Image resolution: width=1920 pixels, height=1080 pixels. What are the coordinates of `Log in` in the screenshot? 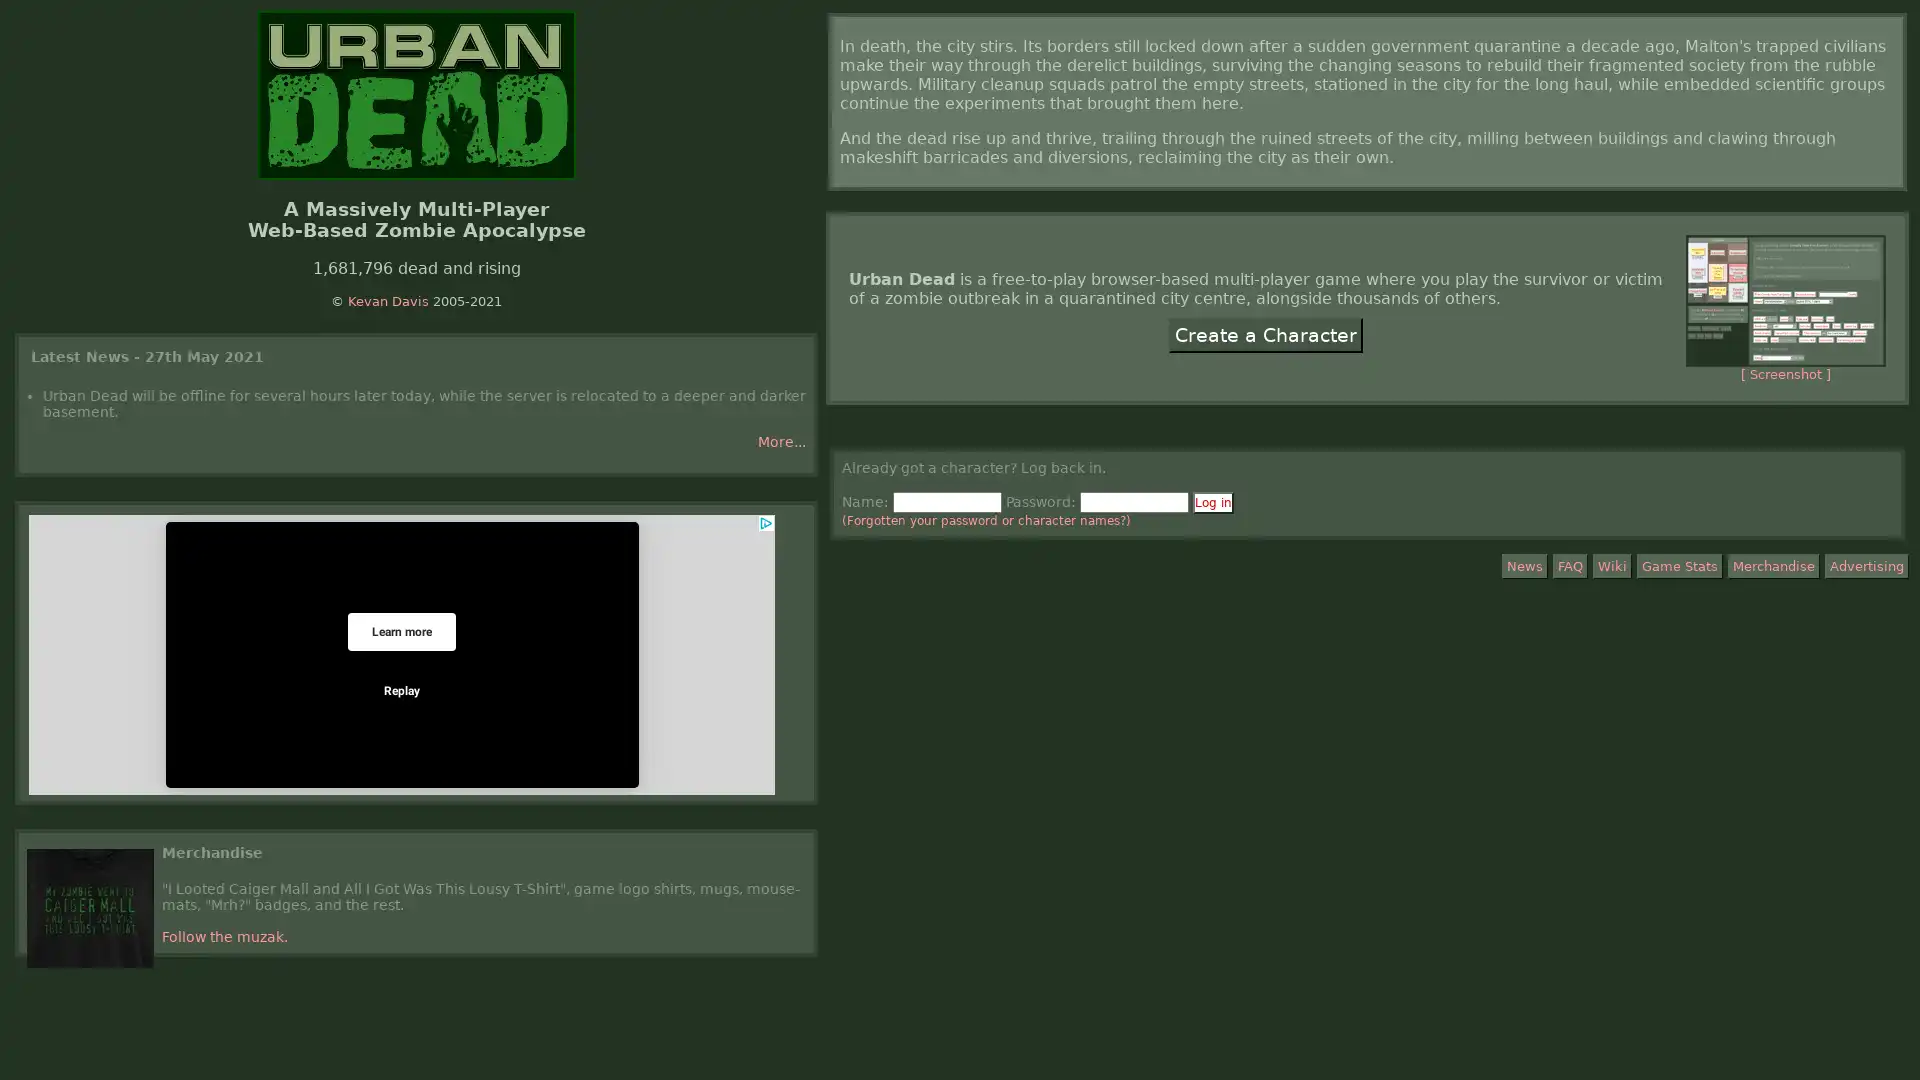 It's located at (1212, 501).